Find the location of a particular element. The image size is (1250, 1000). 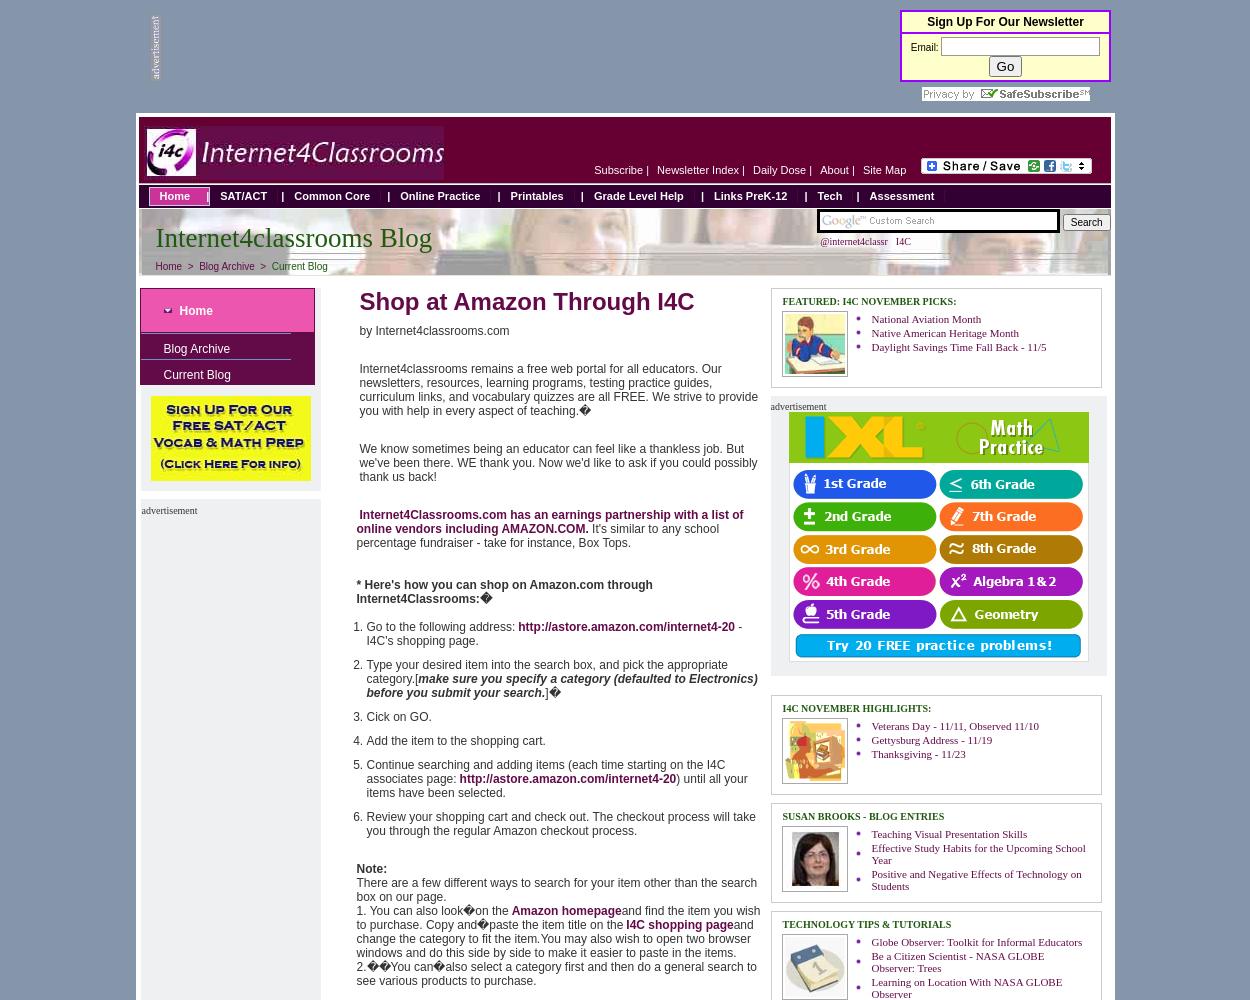

'Be a Citizen Scientist - NASA GLOBE Observer: Trees' is located at coordinates (956, 961).